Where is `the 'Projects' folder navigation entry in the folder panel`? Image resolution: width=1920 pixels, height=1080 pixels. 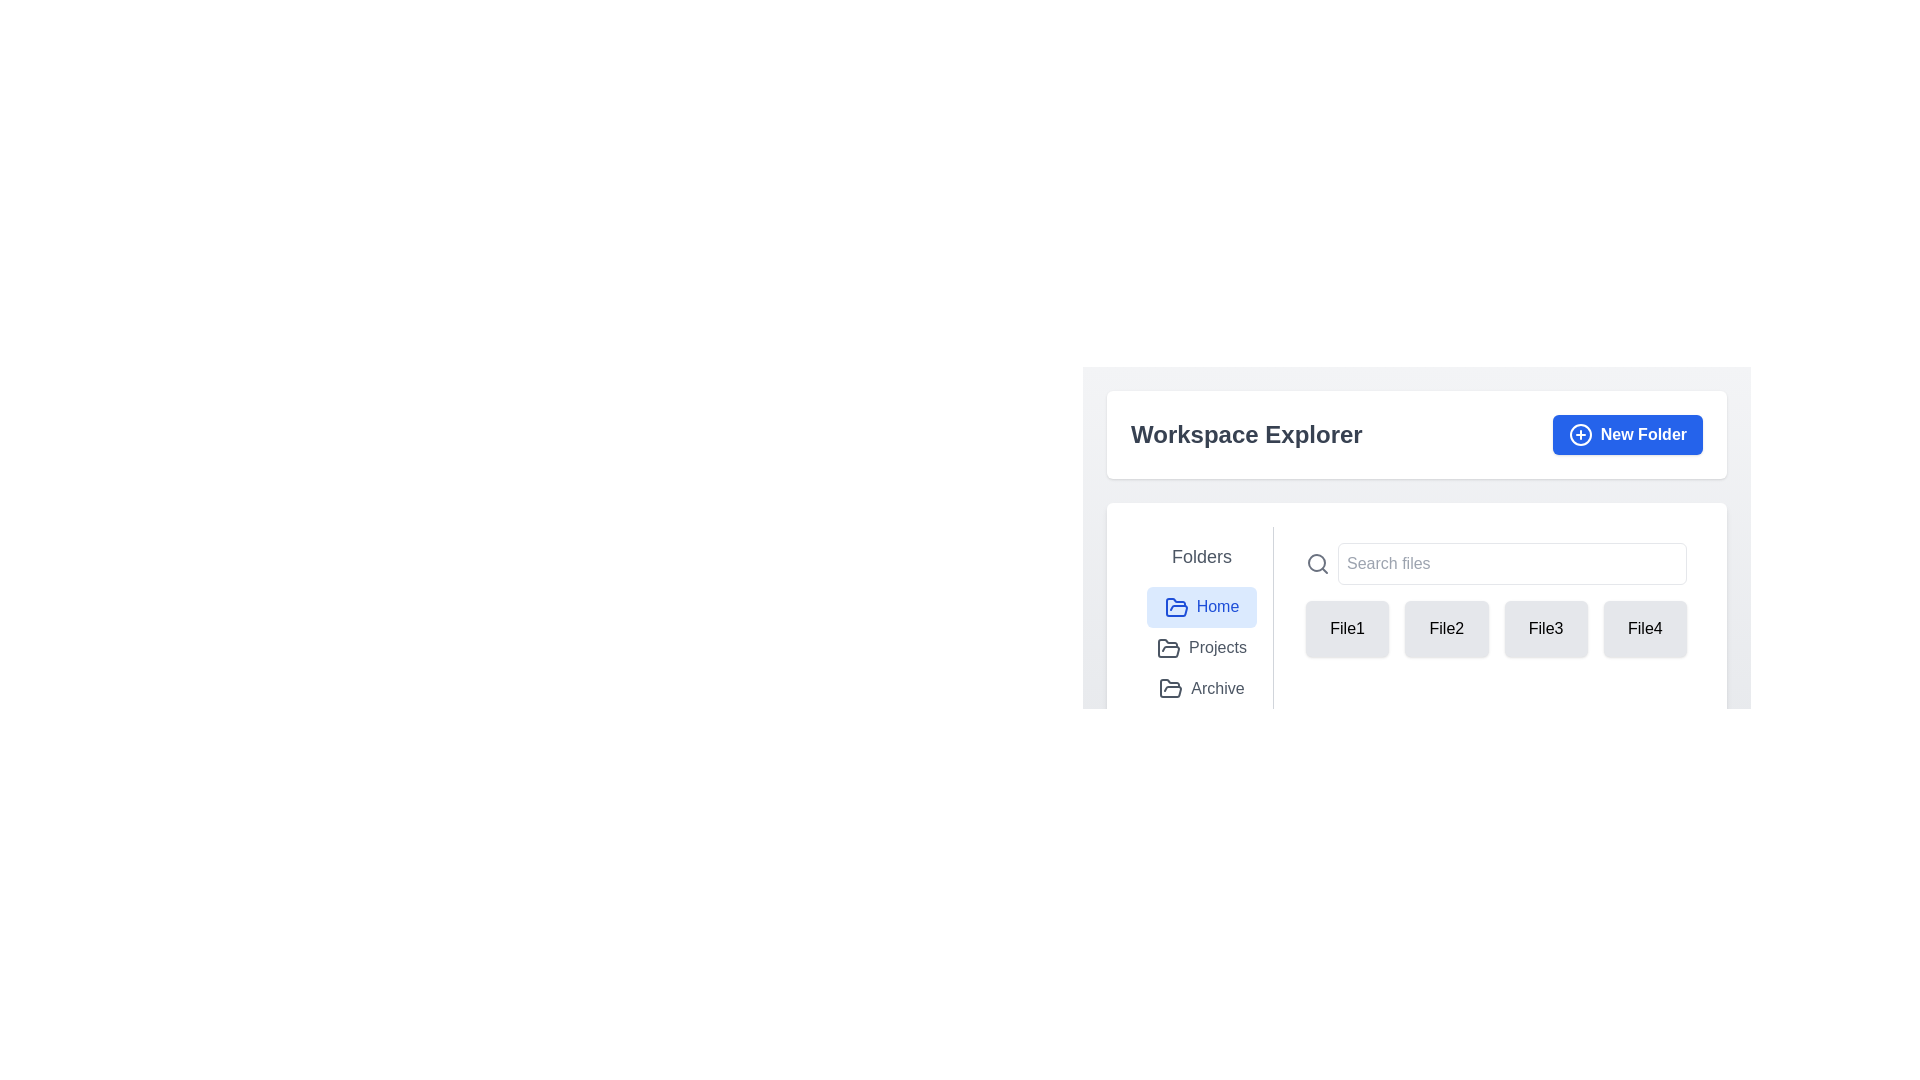
the 'Projects' folder navigation entry in the folder panel is located at coordinates (1200, 648).